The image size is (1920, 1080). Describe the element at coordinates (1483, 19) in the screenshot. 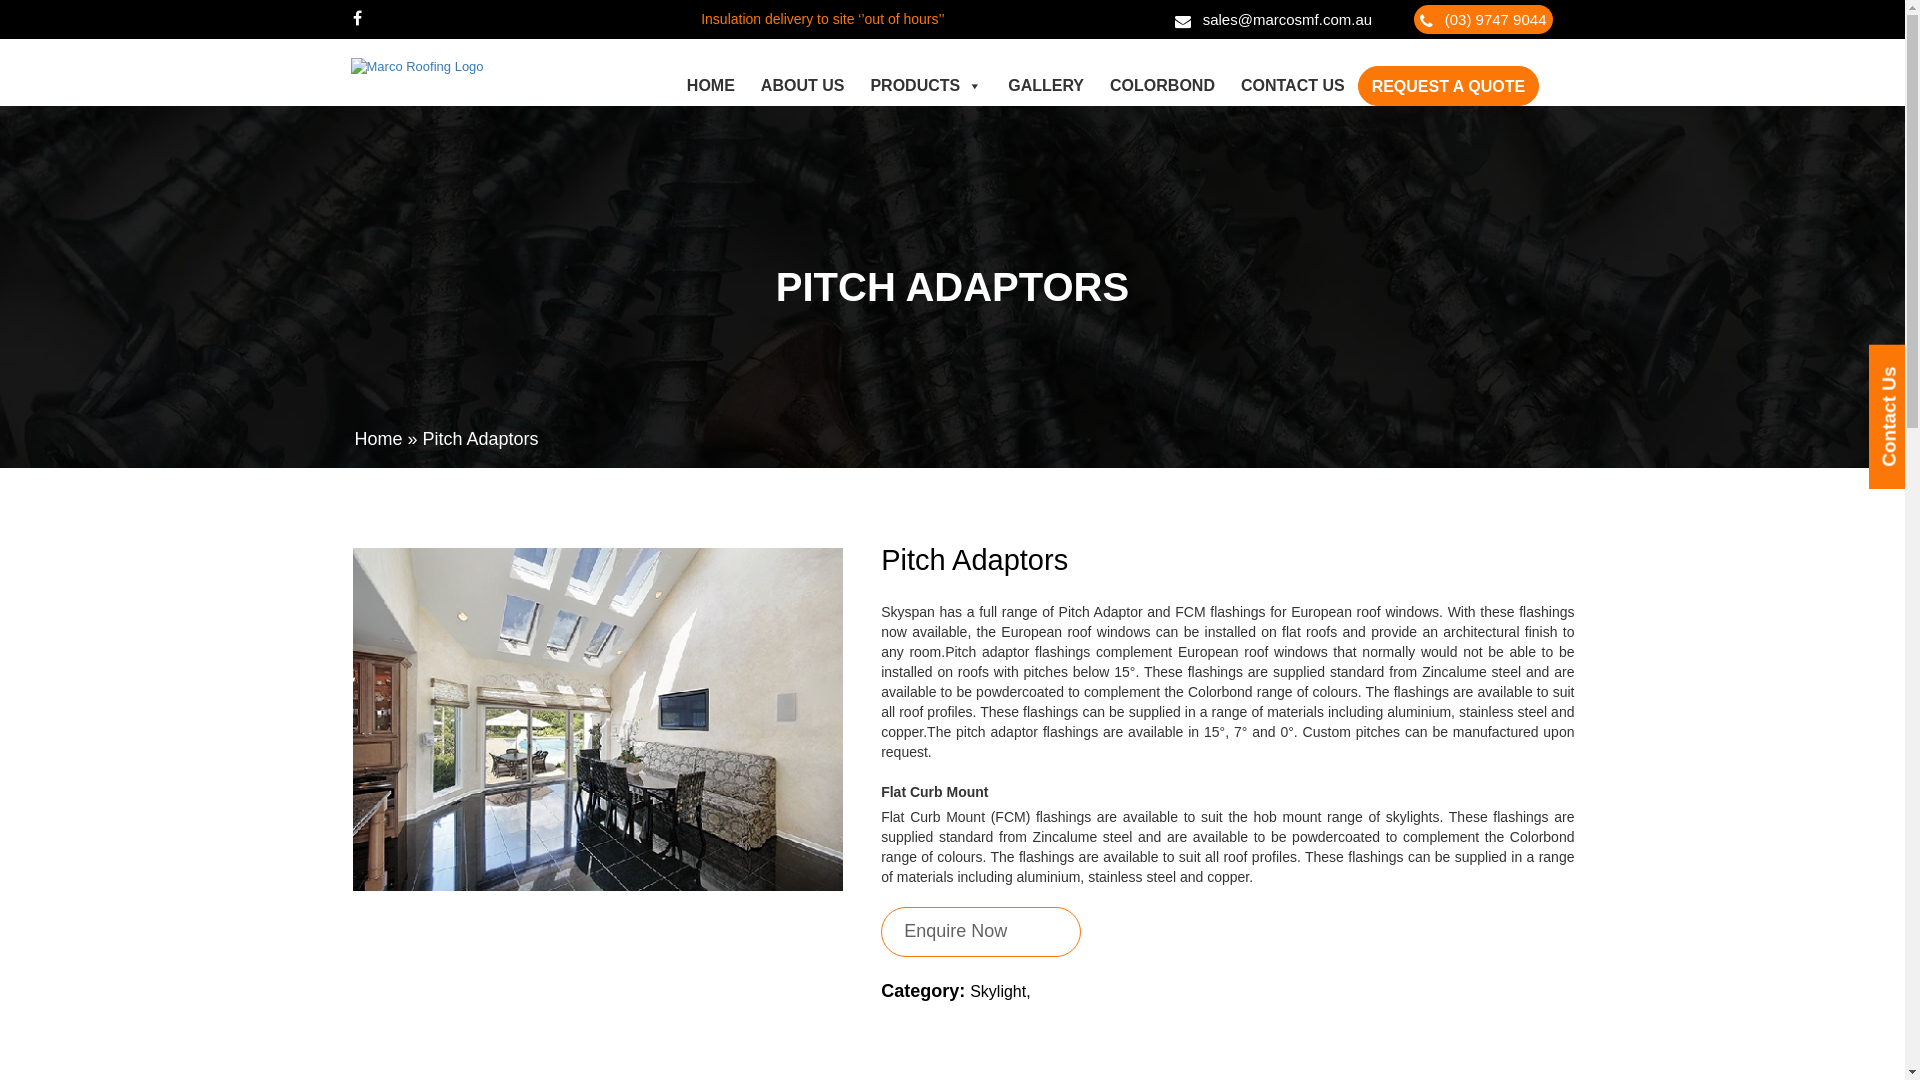

I see `'(03) 9747 9044'` at that location.